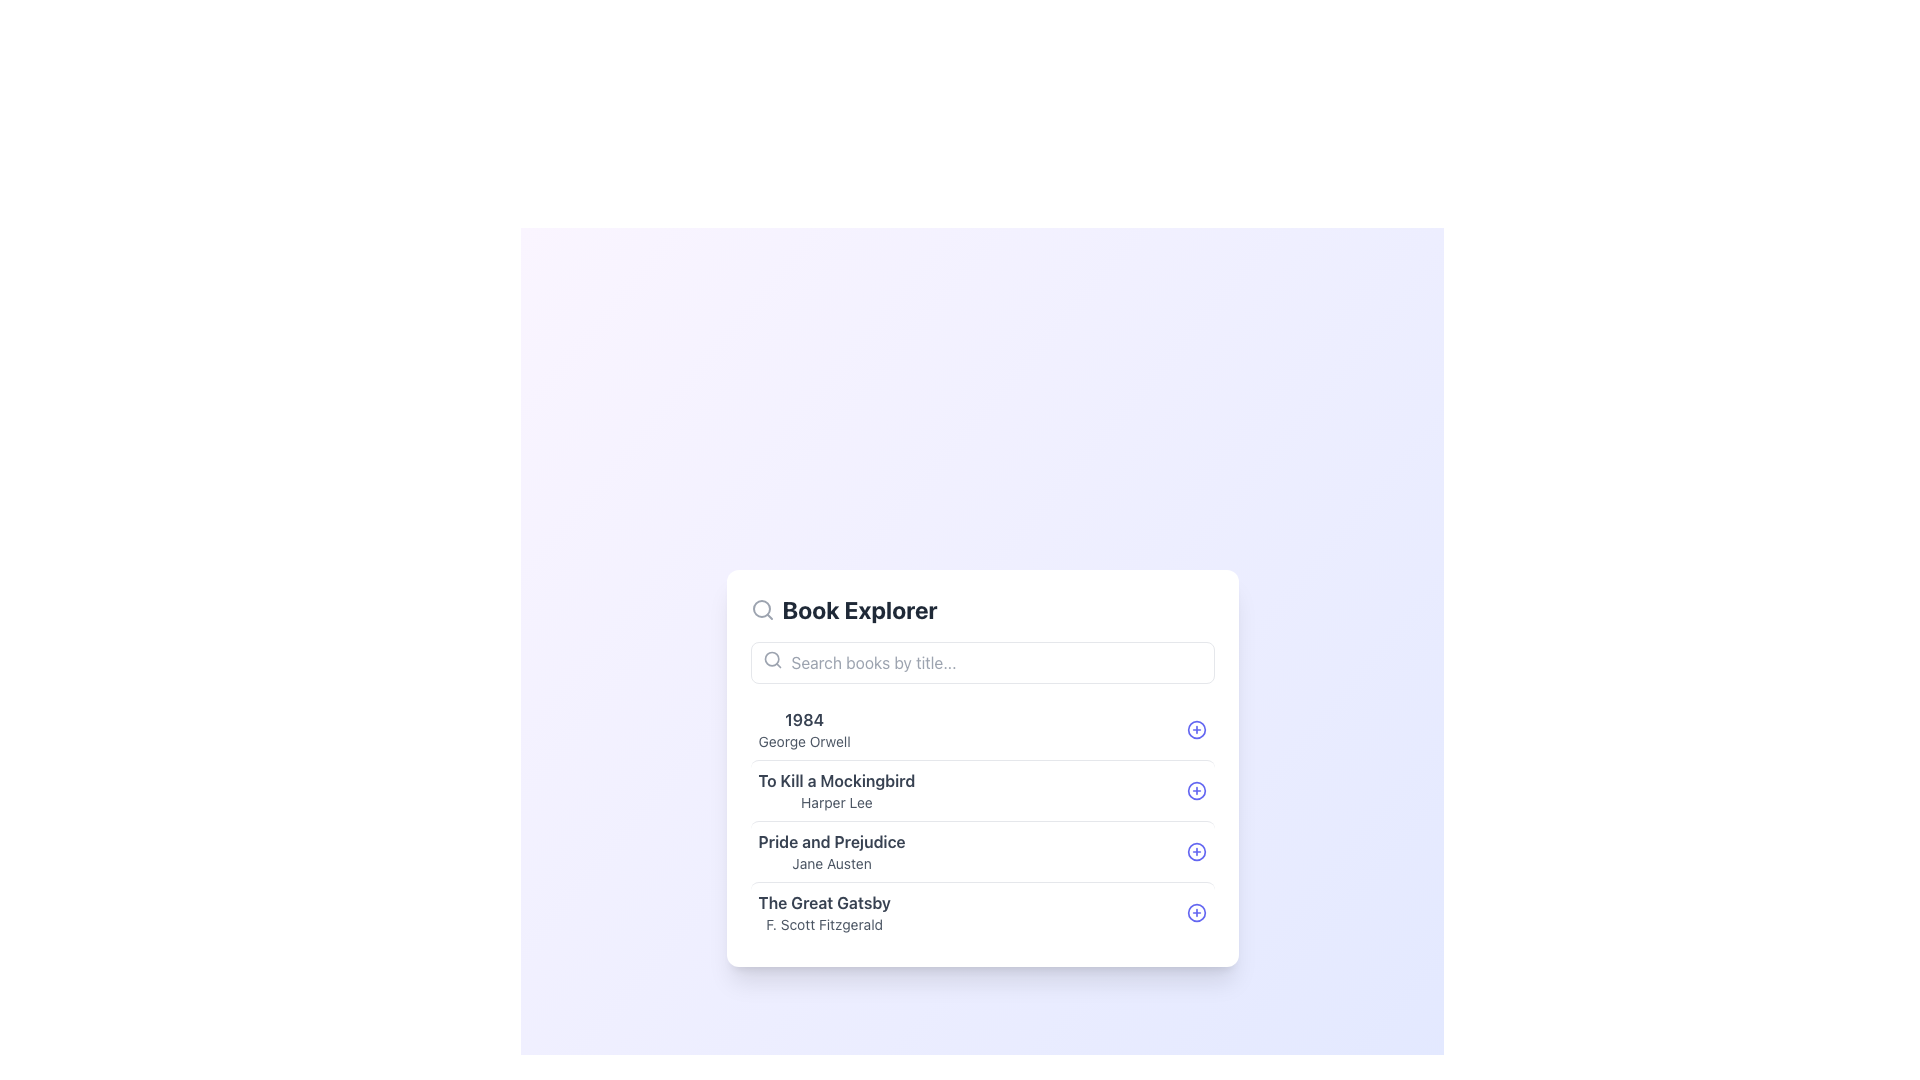 The image size is (1920, 1080). I want to click on the text label displaying the author's name 'Jane Austen', which is located directly beneath the title 'Pride and Prejudice', so click(832, 862).